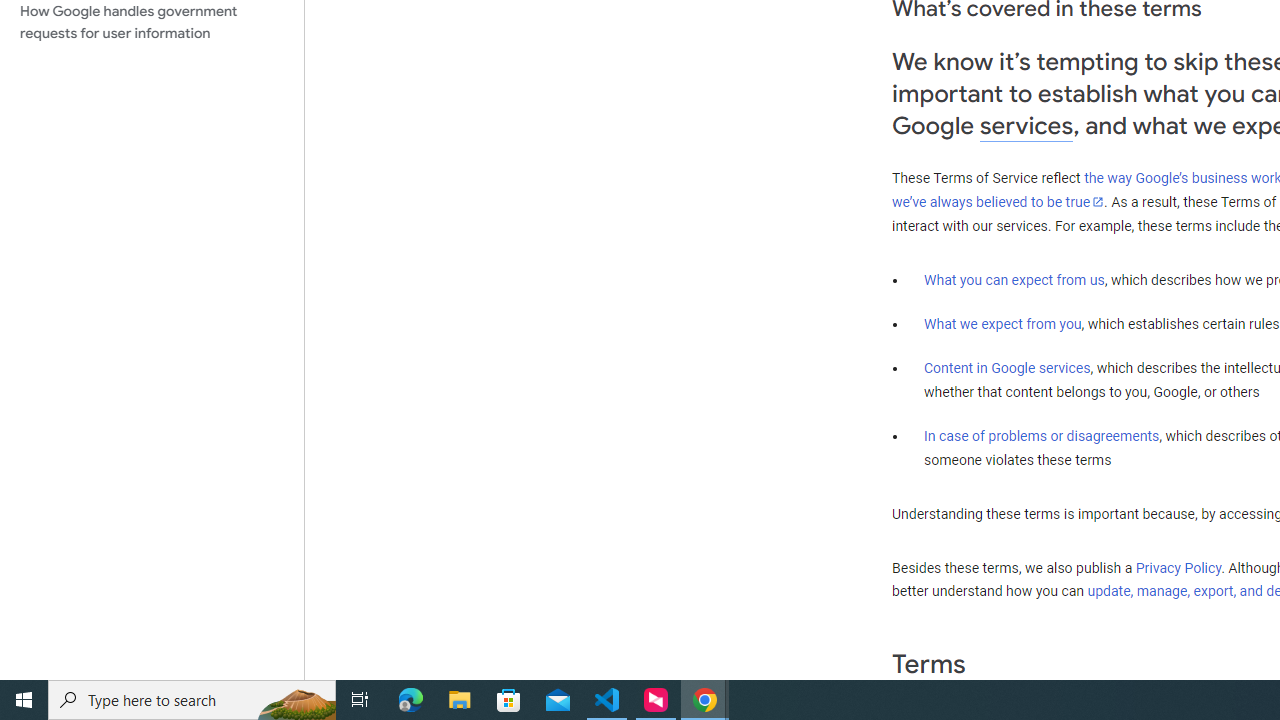 The height and width of the screenshot is (720, 1280). I want to click on 'Content in Google services', so click(1007, 368).